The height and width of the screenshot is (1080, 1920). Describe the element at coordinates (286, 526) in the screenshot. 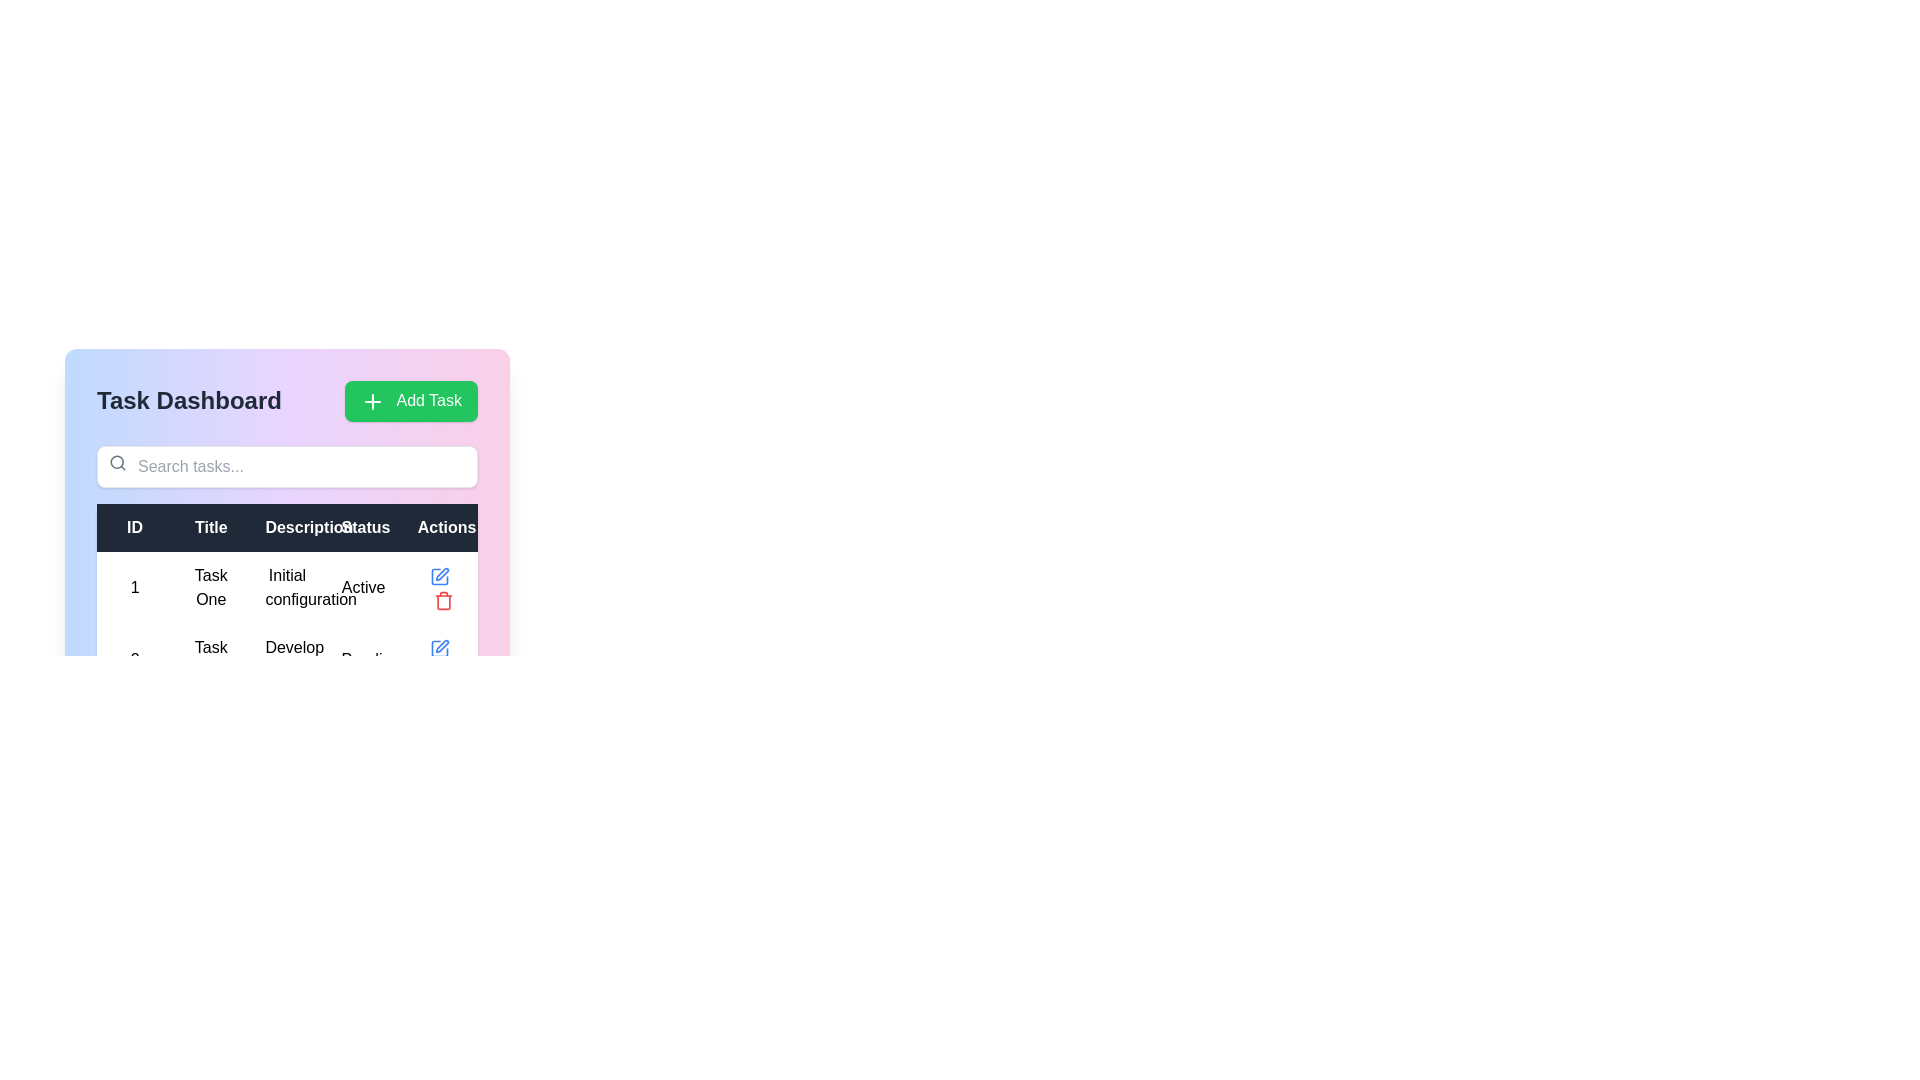

I see `text label that identifies the 'Description' column in the table header, located between the 'Title' and 'Status' columns` at that location.